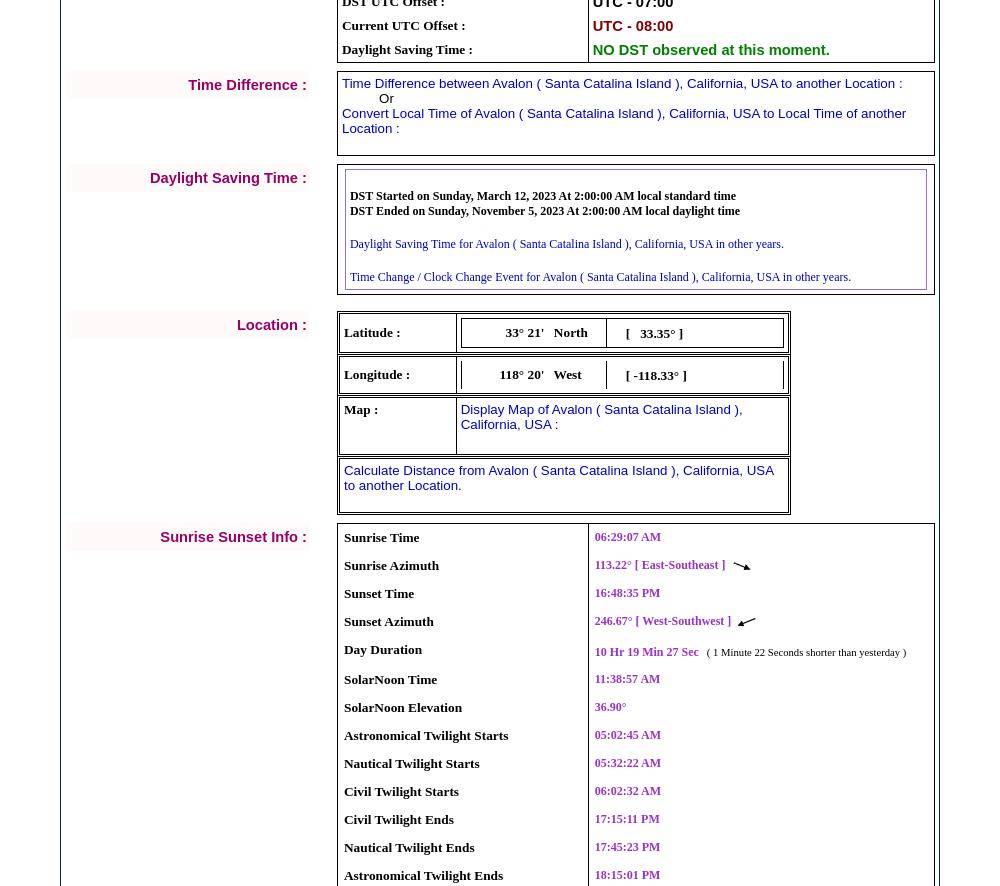  What do you see at coordinates (627, 762) in the screenshot?
I see `'05:32:22 AM'` at bounding box center [627, 762].